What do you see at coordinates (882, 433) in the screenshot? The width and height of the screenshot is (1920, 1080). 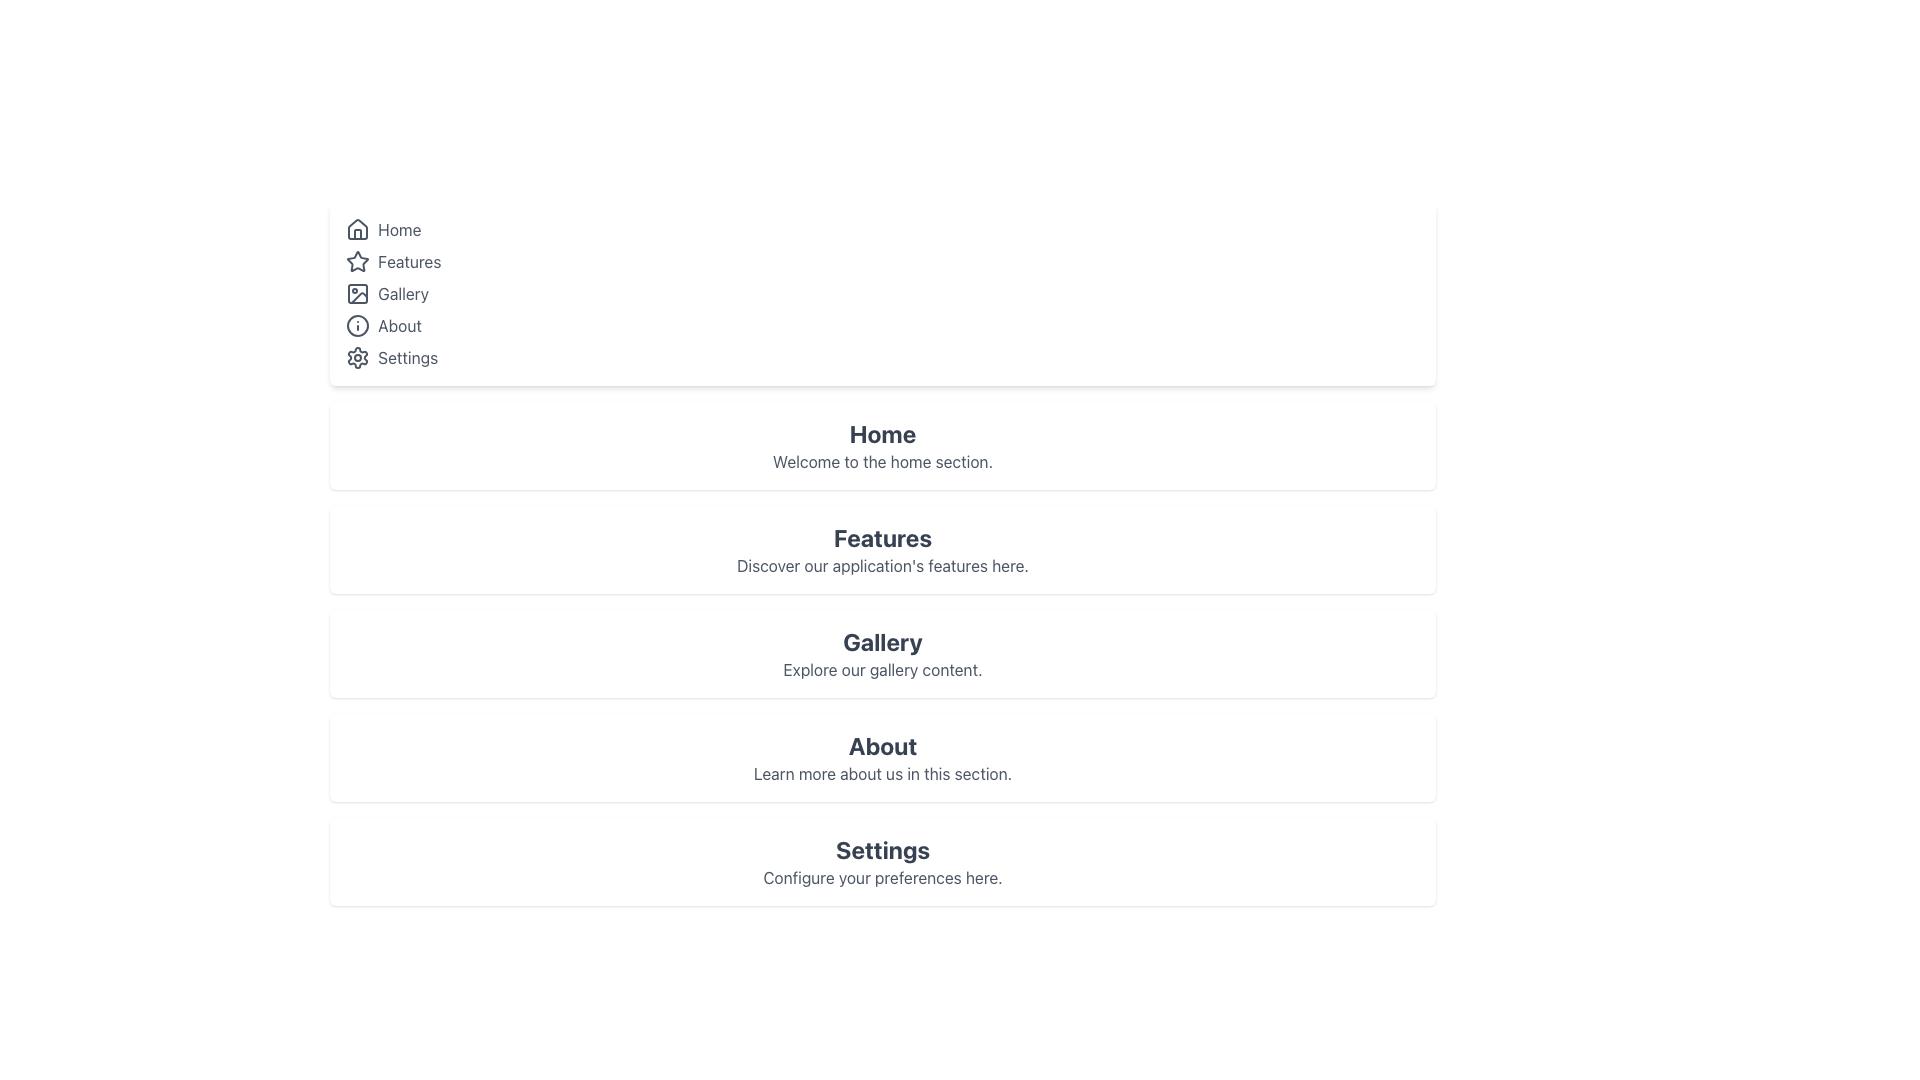 I see `the 'Home' static text header, which is prominently displayed in large, bold dark gray font above the smaller text 'Welcome to the home section'` at bounding box center [882, 433].